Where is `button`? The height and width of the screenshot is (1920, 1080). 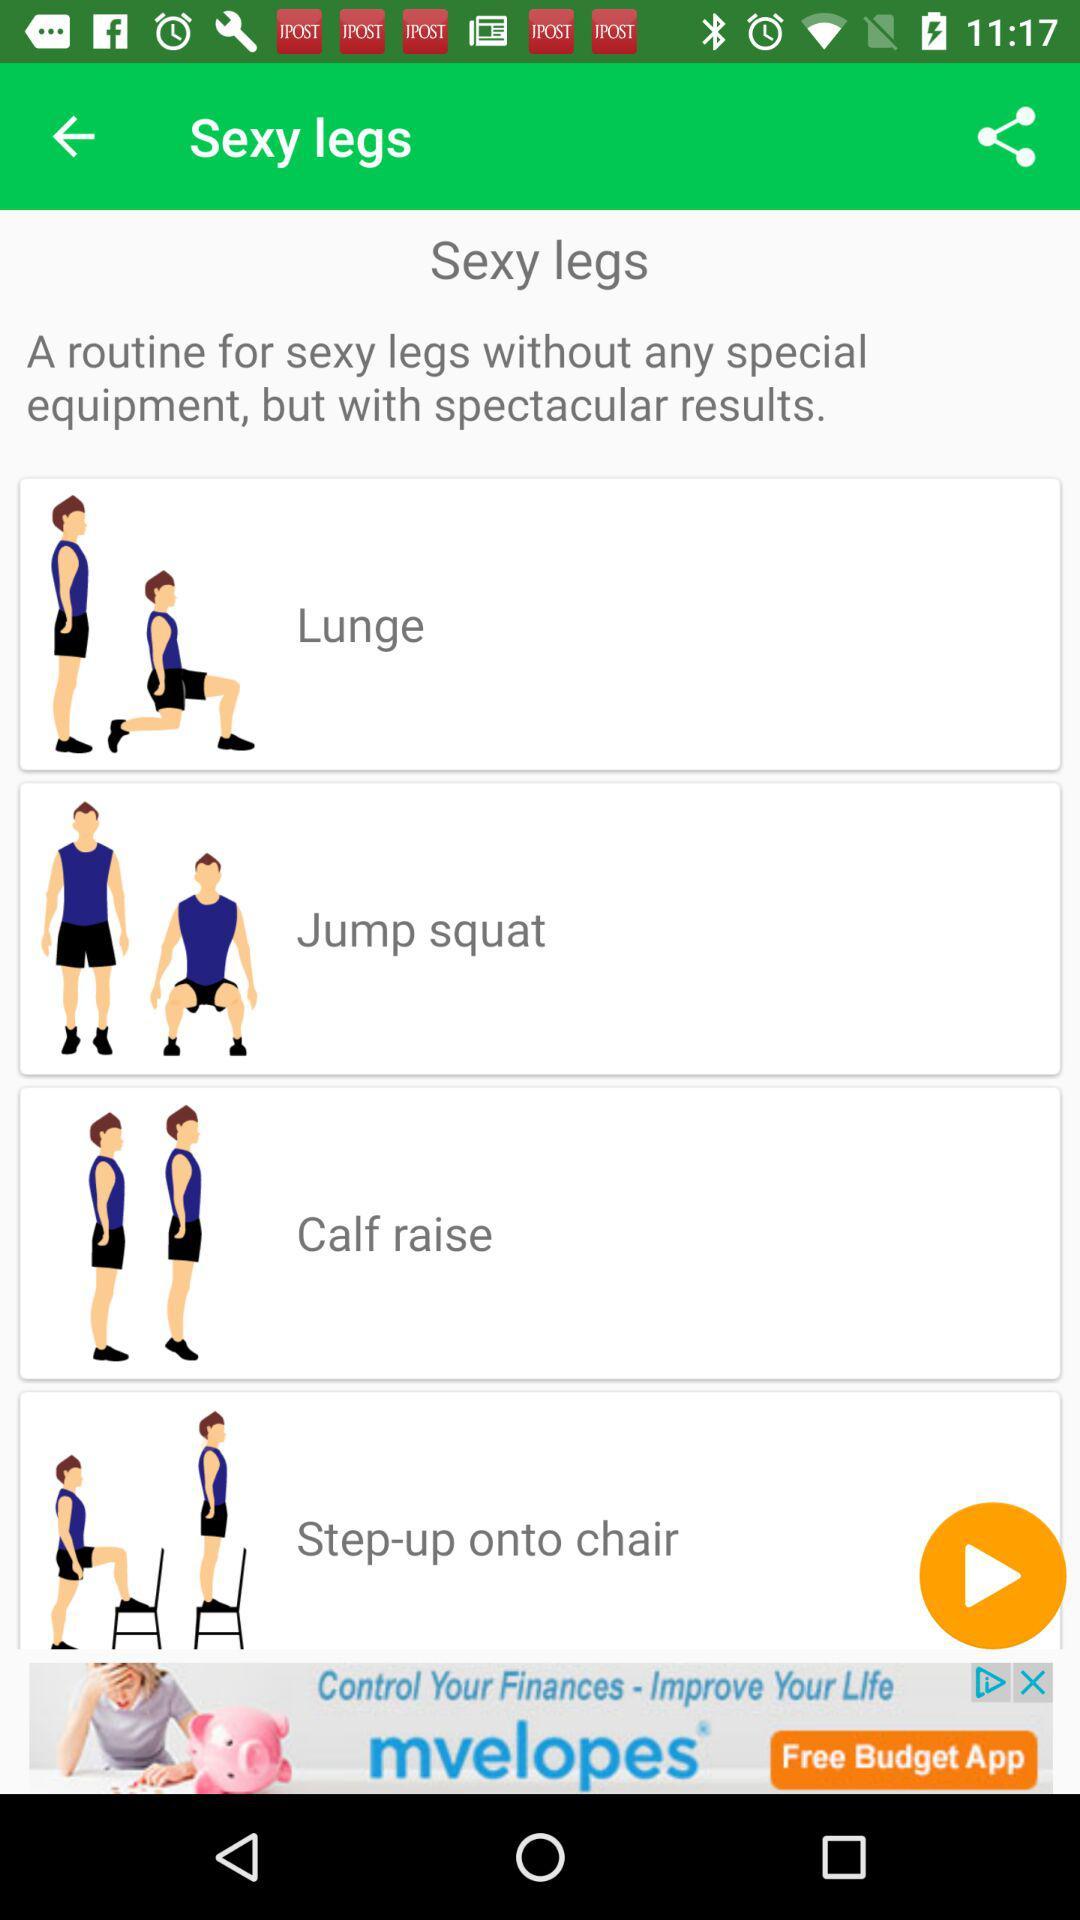
button is located at coordinates (992, 1574).